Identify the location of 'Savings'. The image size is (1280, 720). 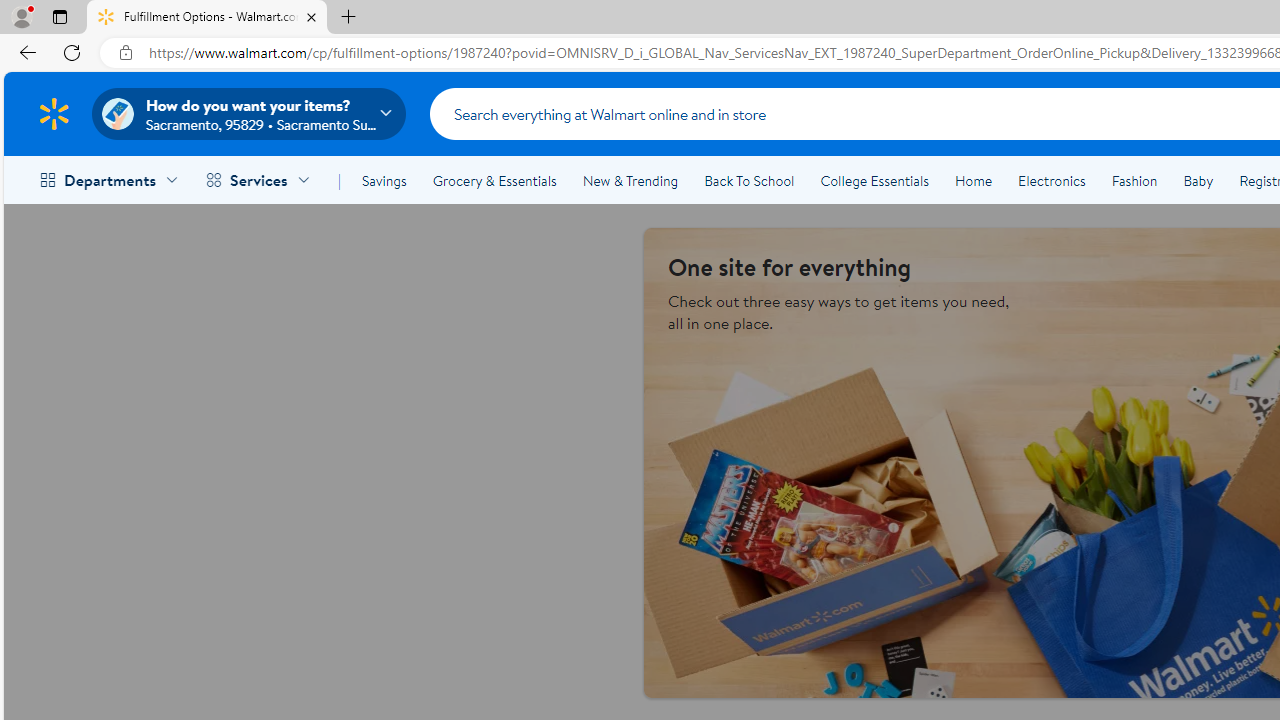
(384, 181).